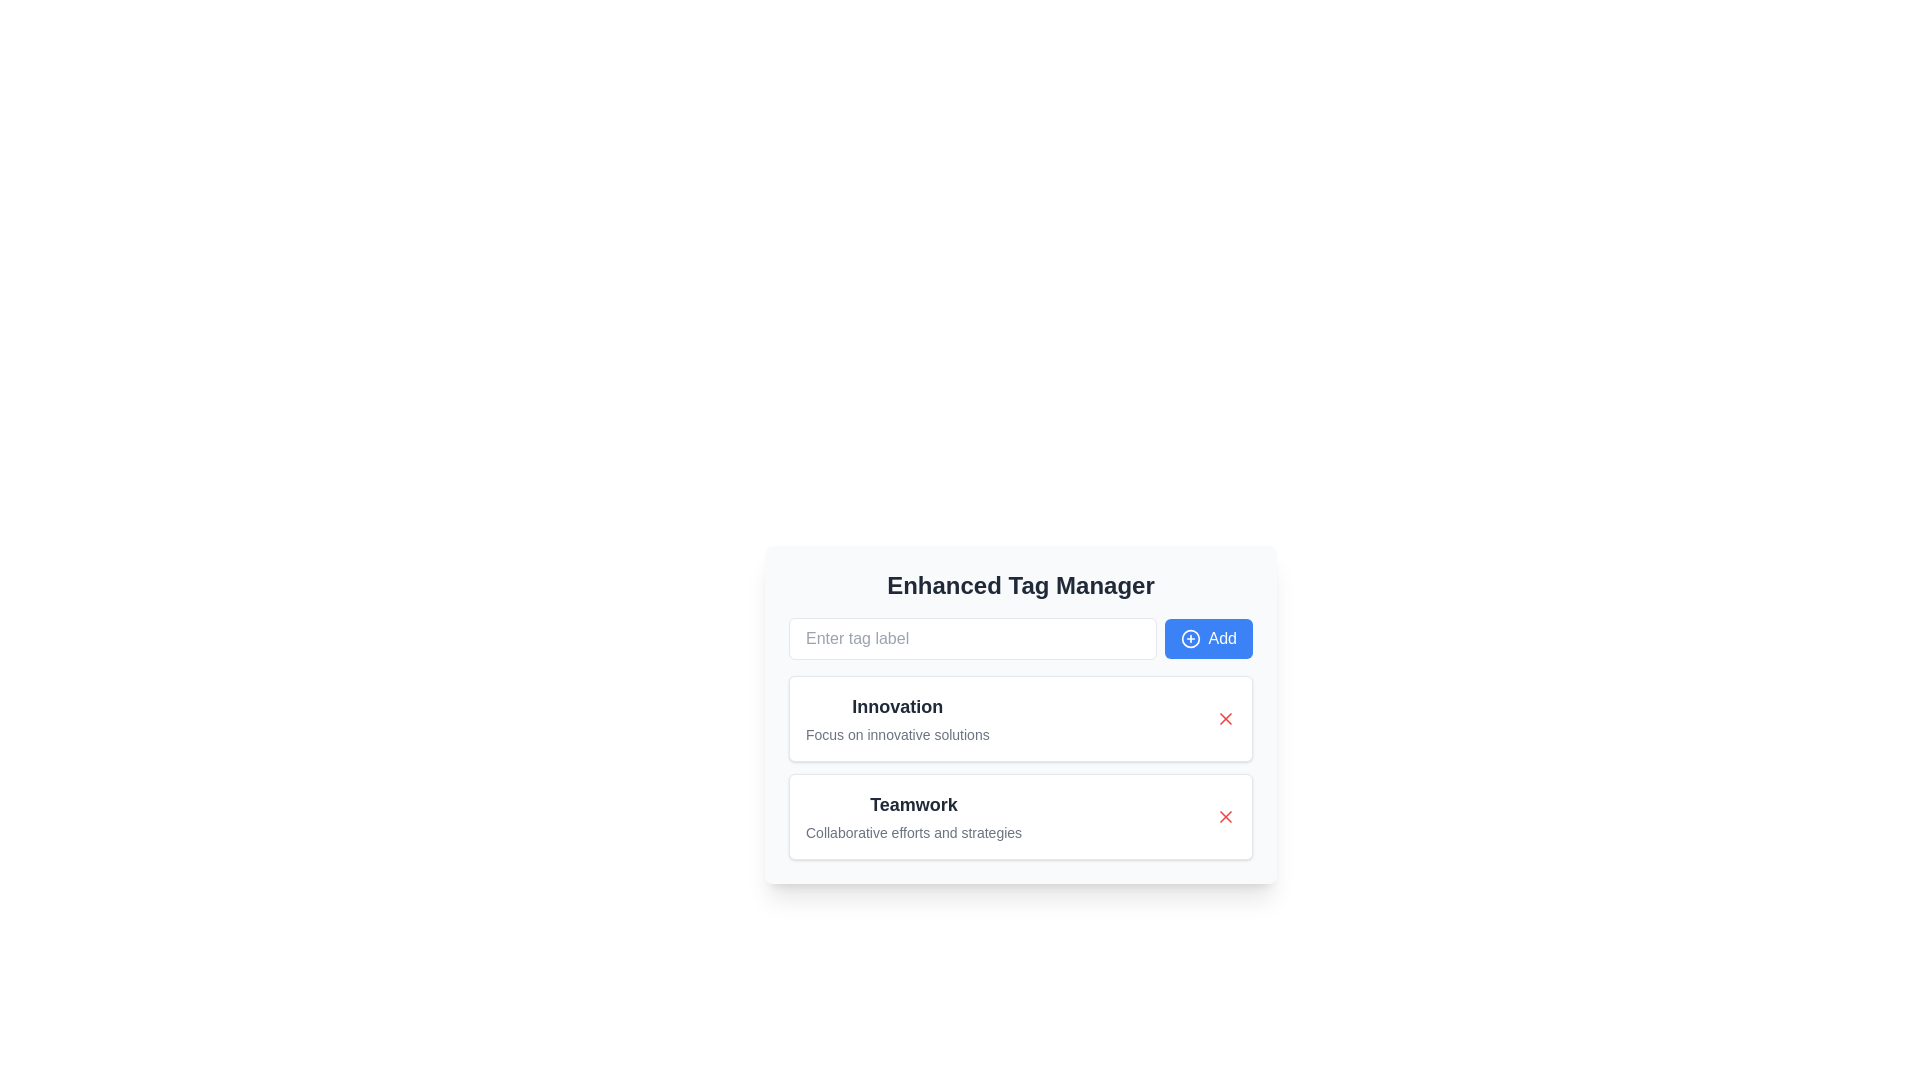 The height and width of the screenshot is (1080, 1920). What do you see at coordinates (1224, 817) in the screenshot?
I see `the delete icon located to the far right side of the 'Teamwork' entry in the 'Enhanced Tag Manager' panel` at bounding box center [1224, 817].